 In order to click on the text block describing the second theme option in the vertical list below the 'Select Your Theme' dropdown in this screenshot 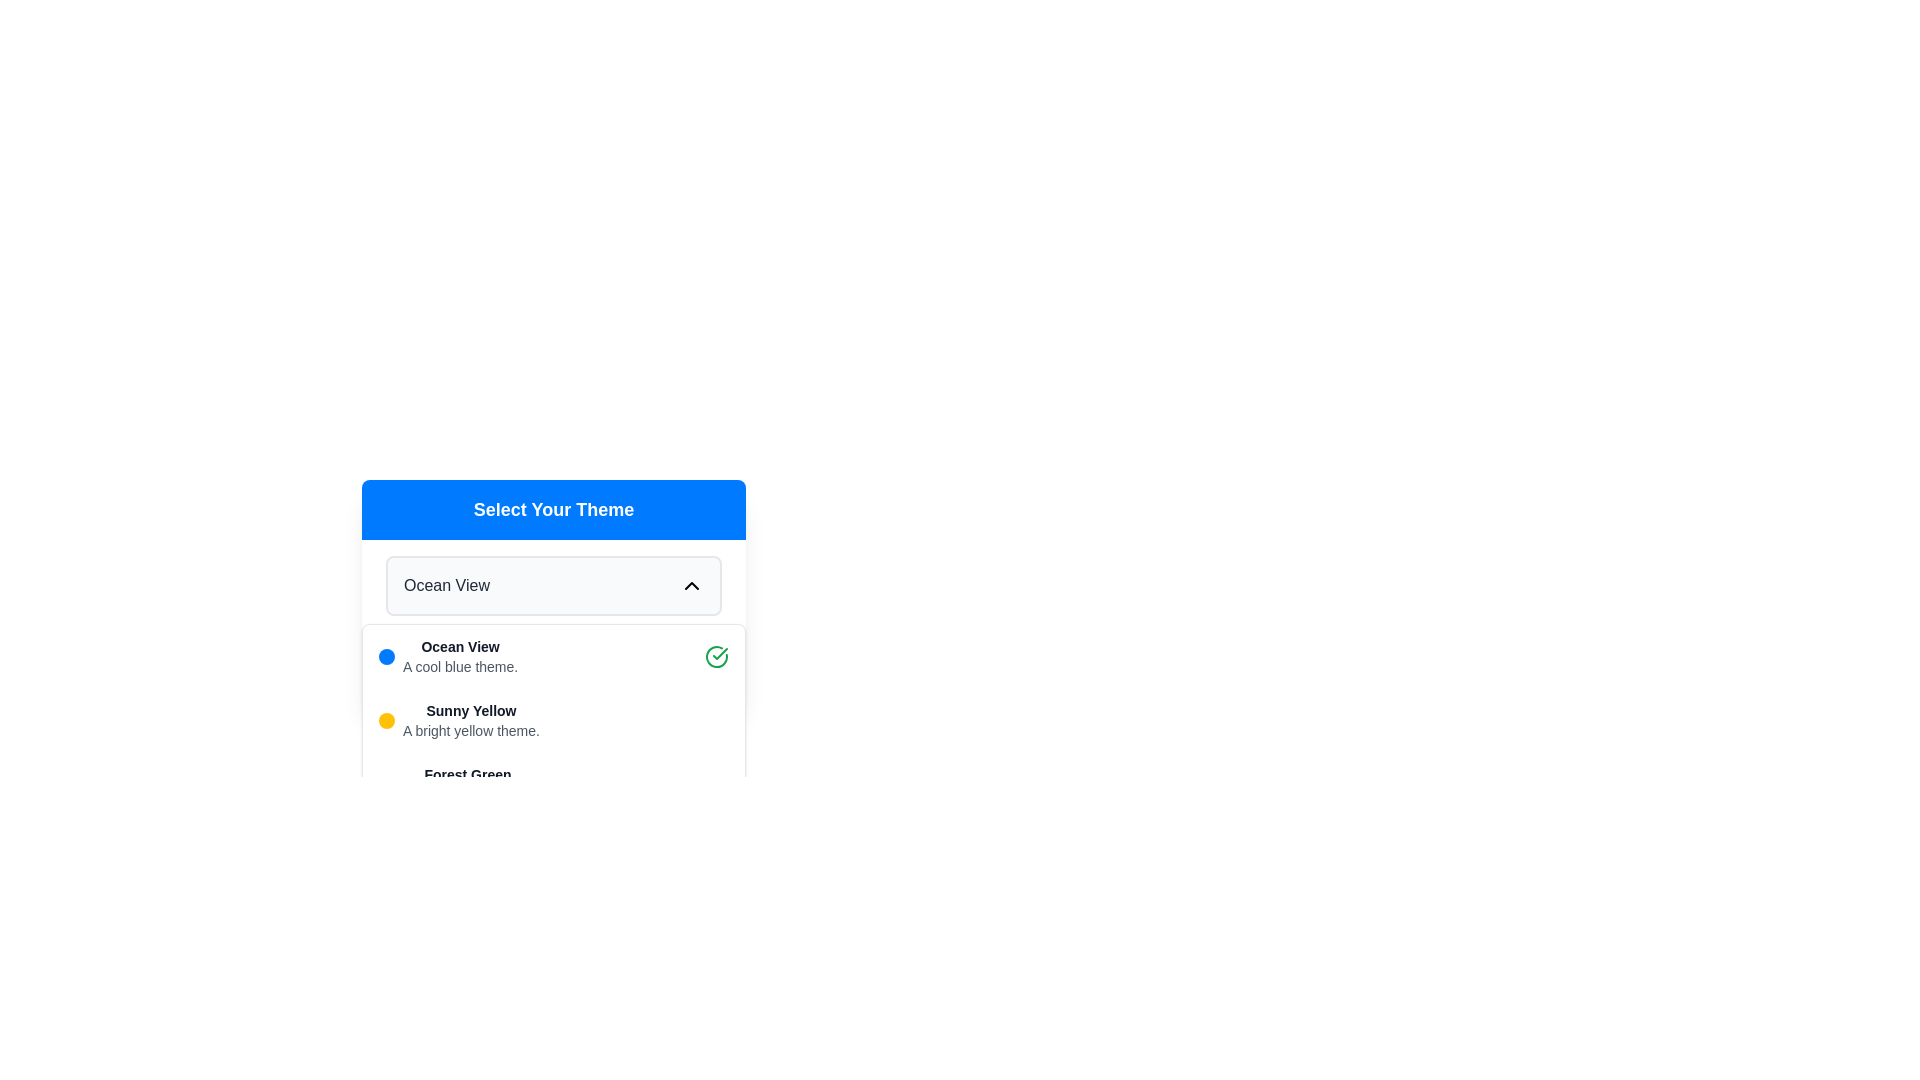, I will do `click(470, 721)`.